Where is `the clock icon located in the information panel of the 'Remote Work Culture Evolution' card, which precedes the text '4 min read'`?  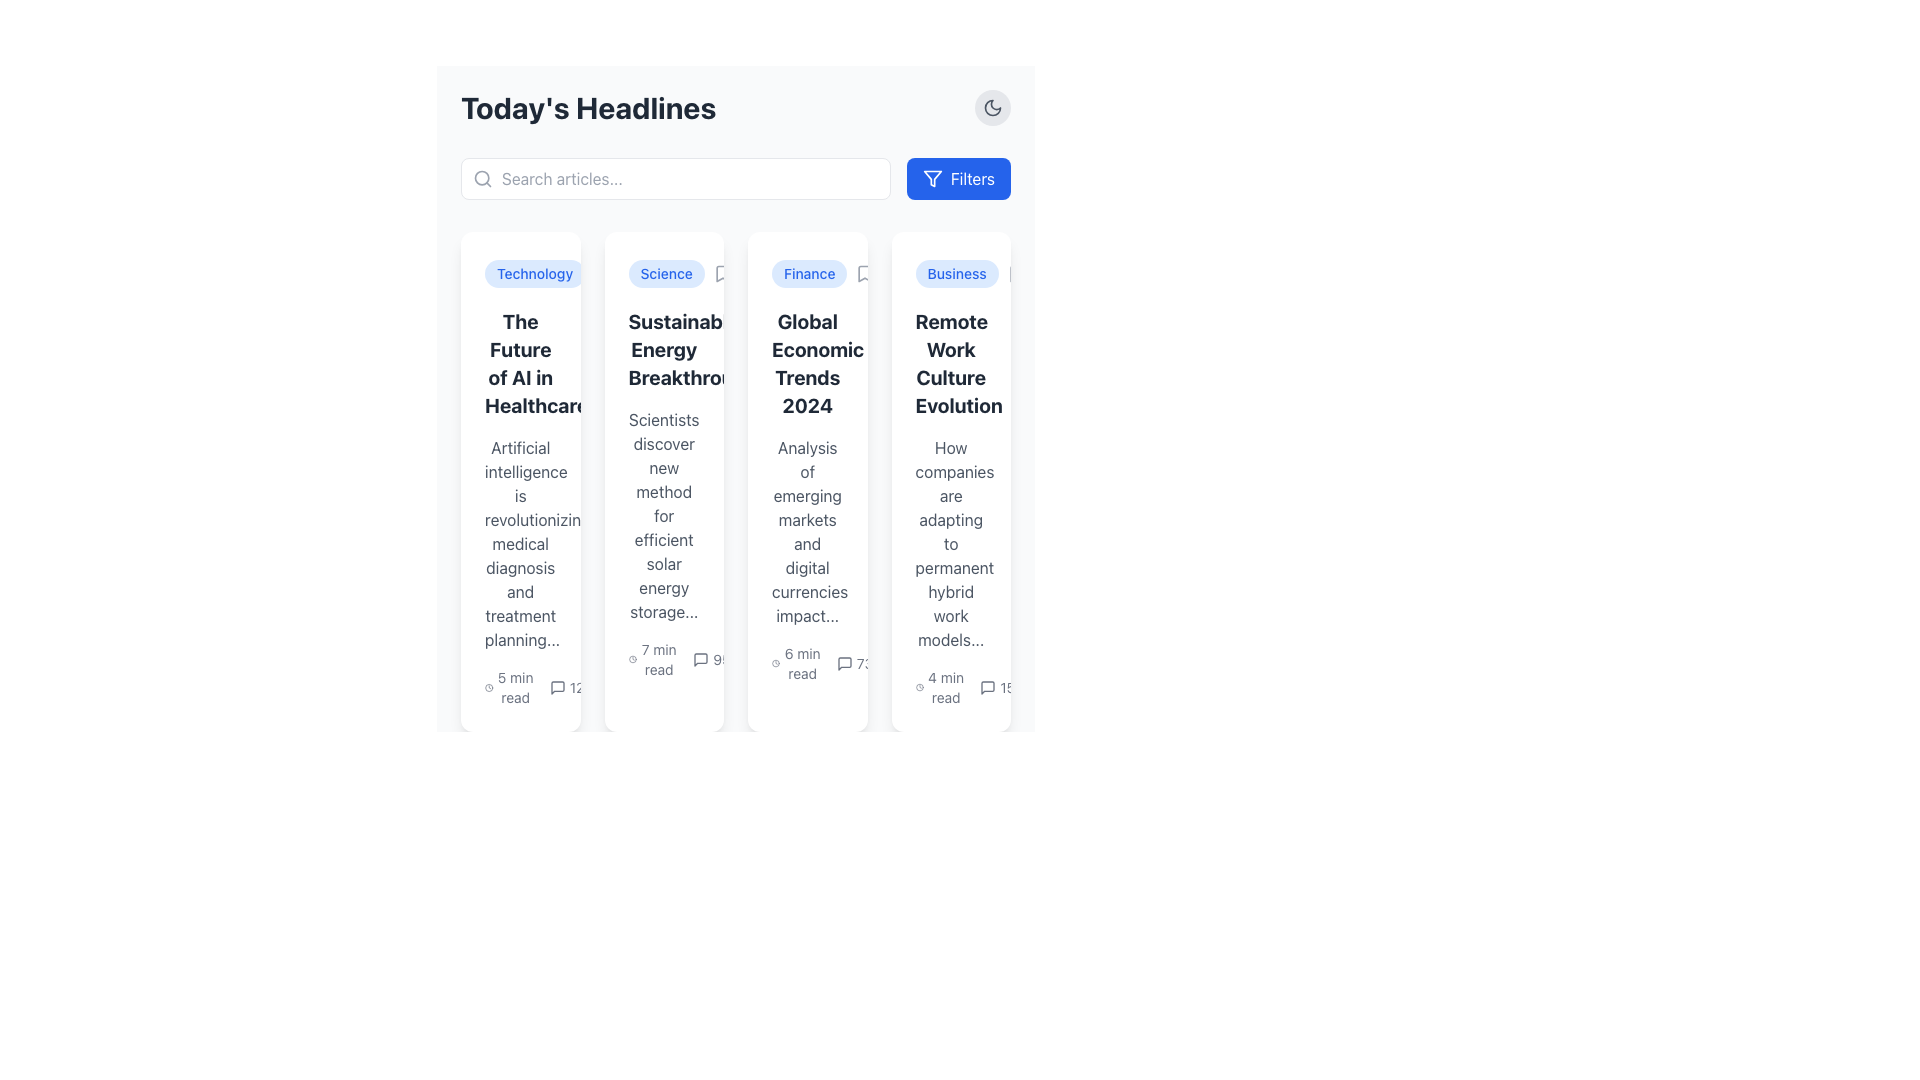
the clock icon located in the information panel of the 'Remote Work Culture Evolution' card, which precedes the text '4 min read' is located at coordinates (918, 686).